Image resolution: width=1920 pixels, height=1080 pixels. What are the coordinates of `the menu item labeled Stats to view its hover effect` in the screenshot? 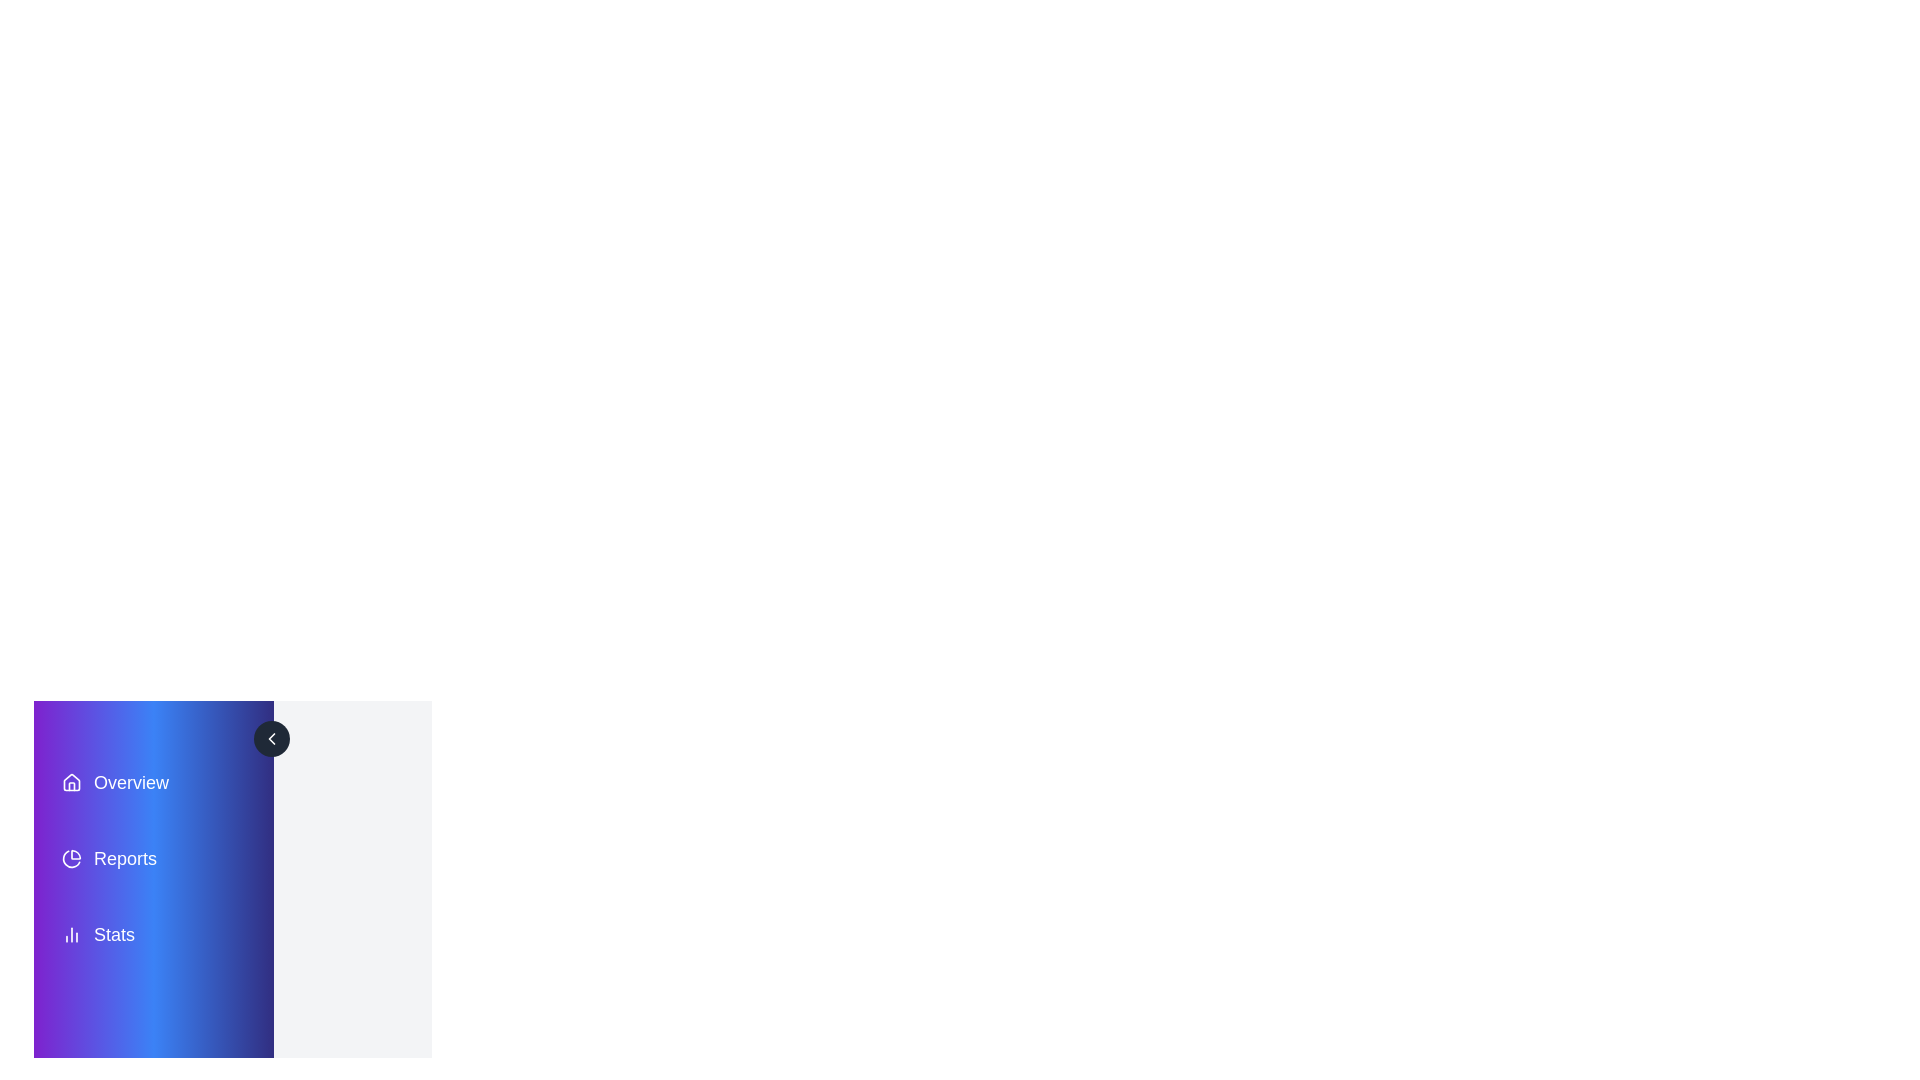 It's located at (152, 934).